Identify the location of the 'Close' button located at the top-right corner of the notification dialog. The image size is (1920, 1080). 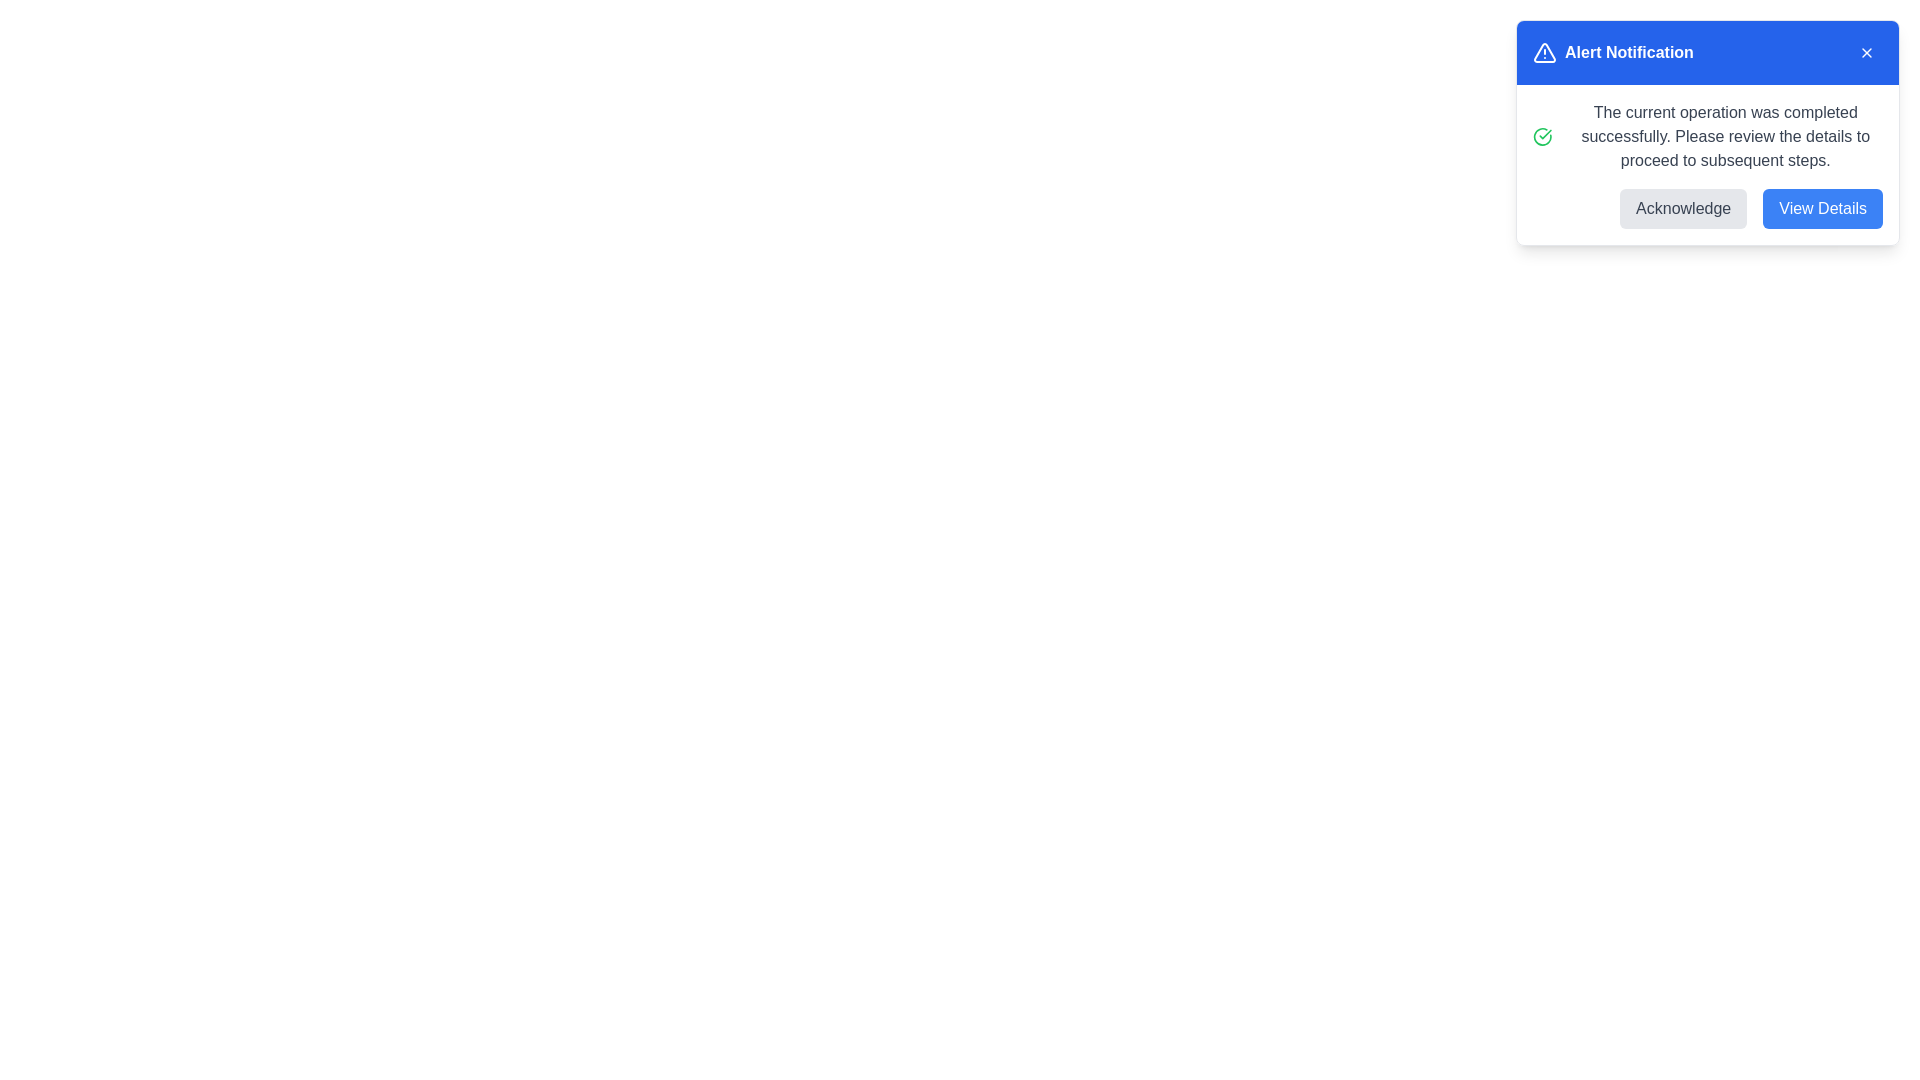
(1866, 52).